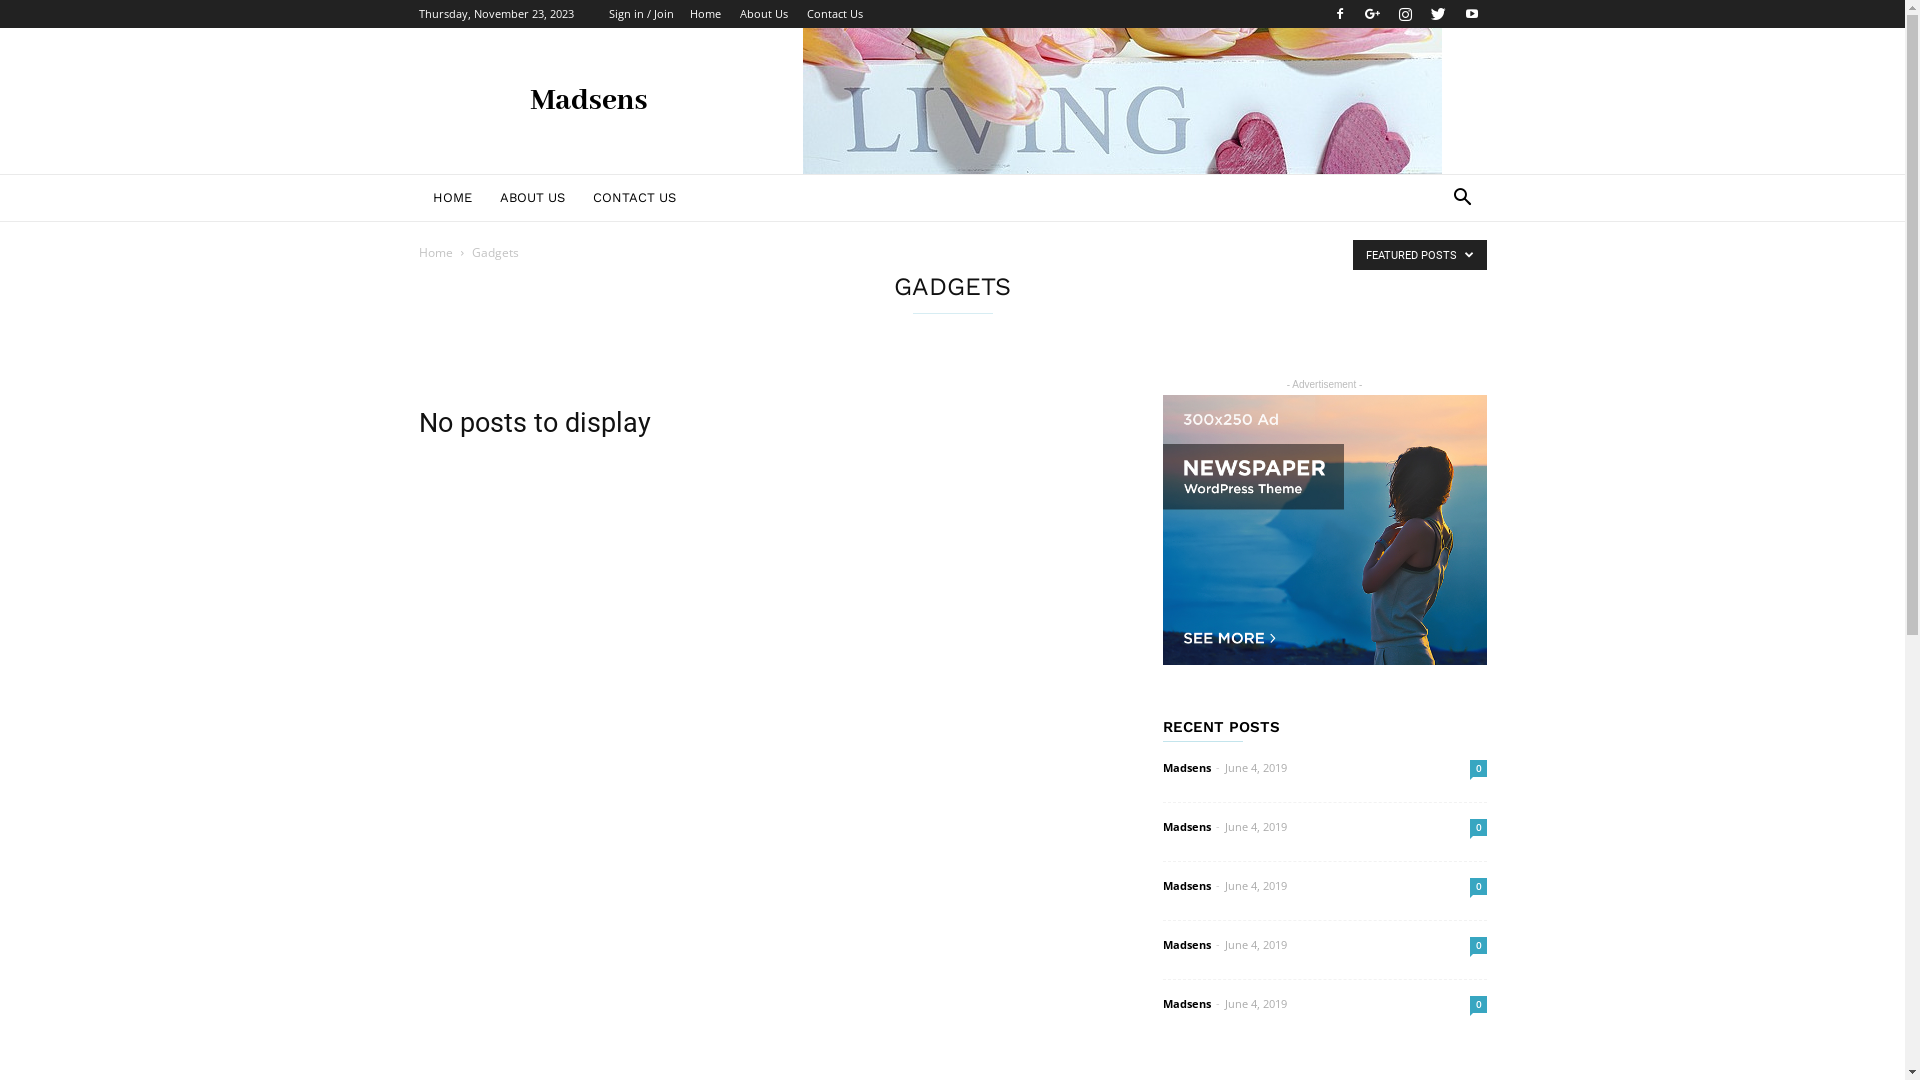 The height and width of the screenshot is (1080, 1920). I want to click on 'Madsens', so click(1161, 884).